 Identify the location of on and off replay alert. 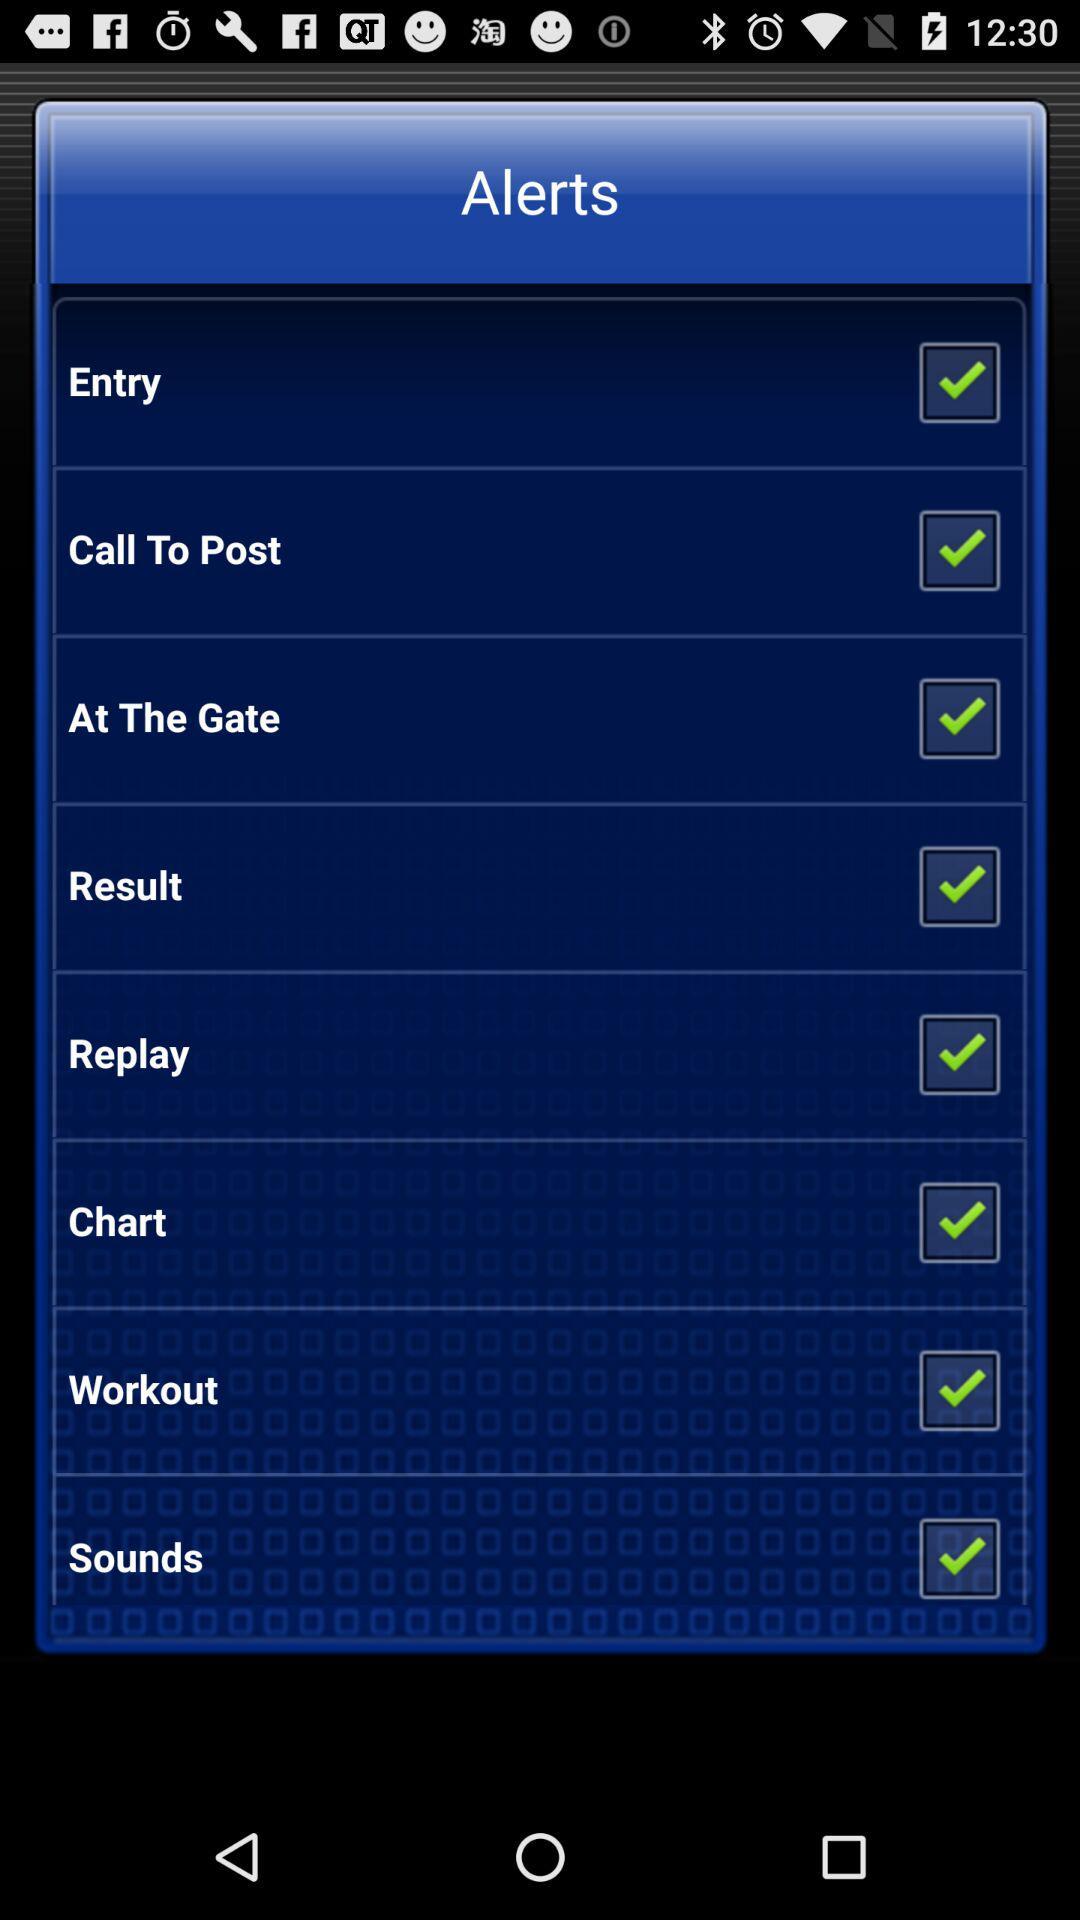
(957, 1051).